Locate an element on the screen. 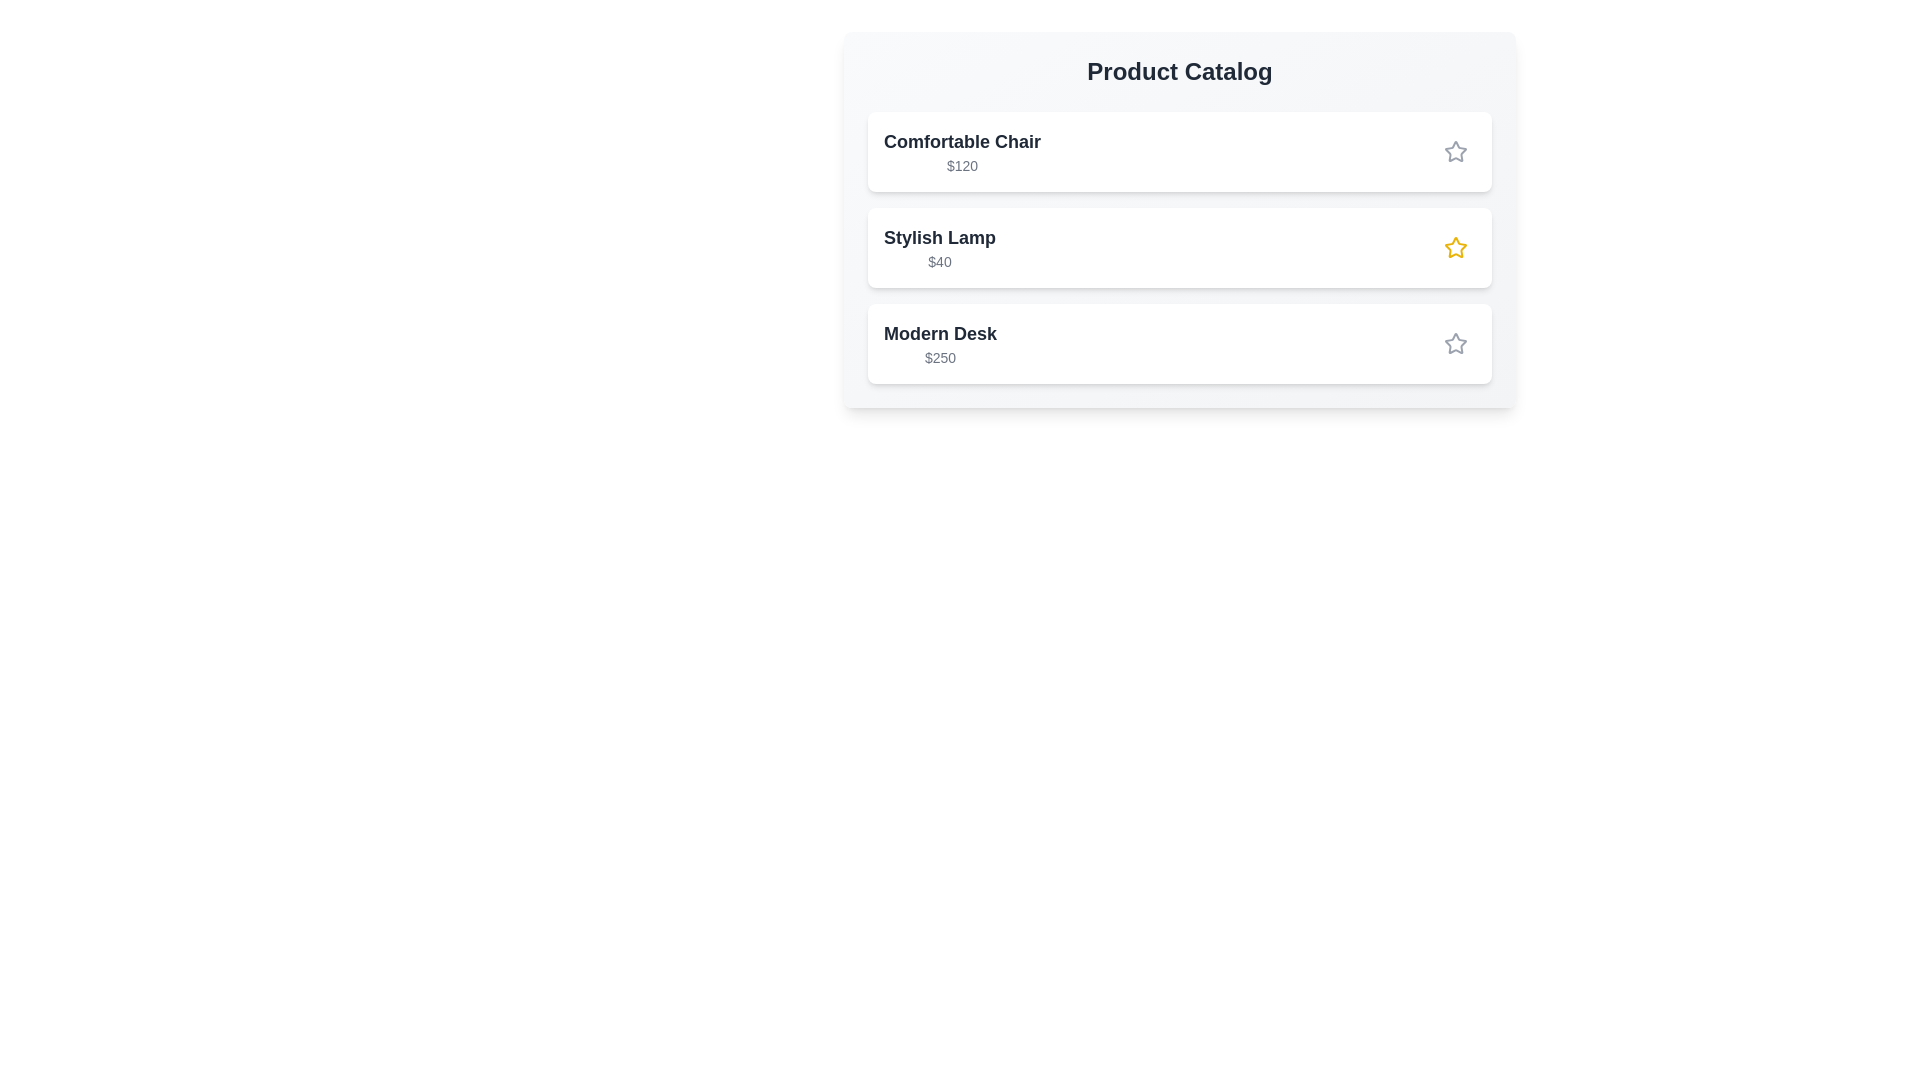  star icon for the product with name Comfortable Chair to toggle its featured state is located at coordinates (1455, 150).